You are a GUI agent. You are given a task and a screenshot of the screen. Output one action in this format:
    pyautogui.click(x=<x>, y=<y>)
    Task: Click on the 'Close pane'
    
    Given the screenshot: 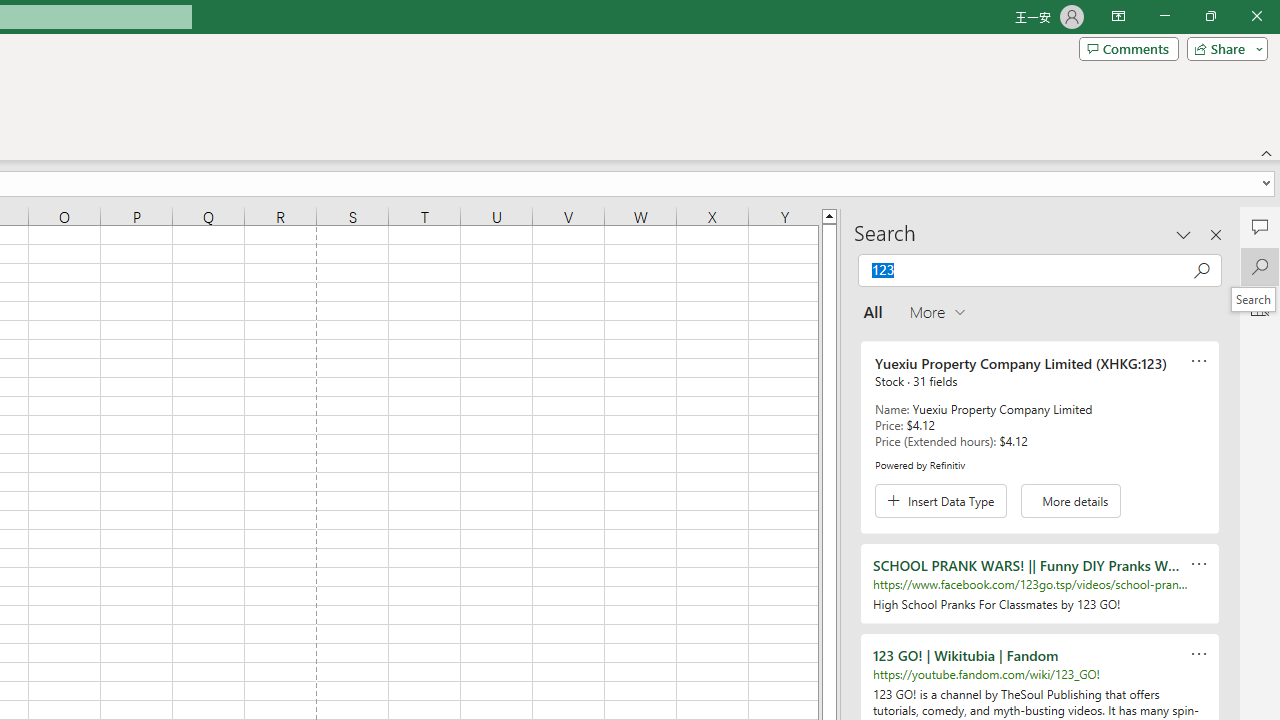 What is the action you would take?
    pyautogui.click(x=1215, y=234)
    